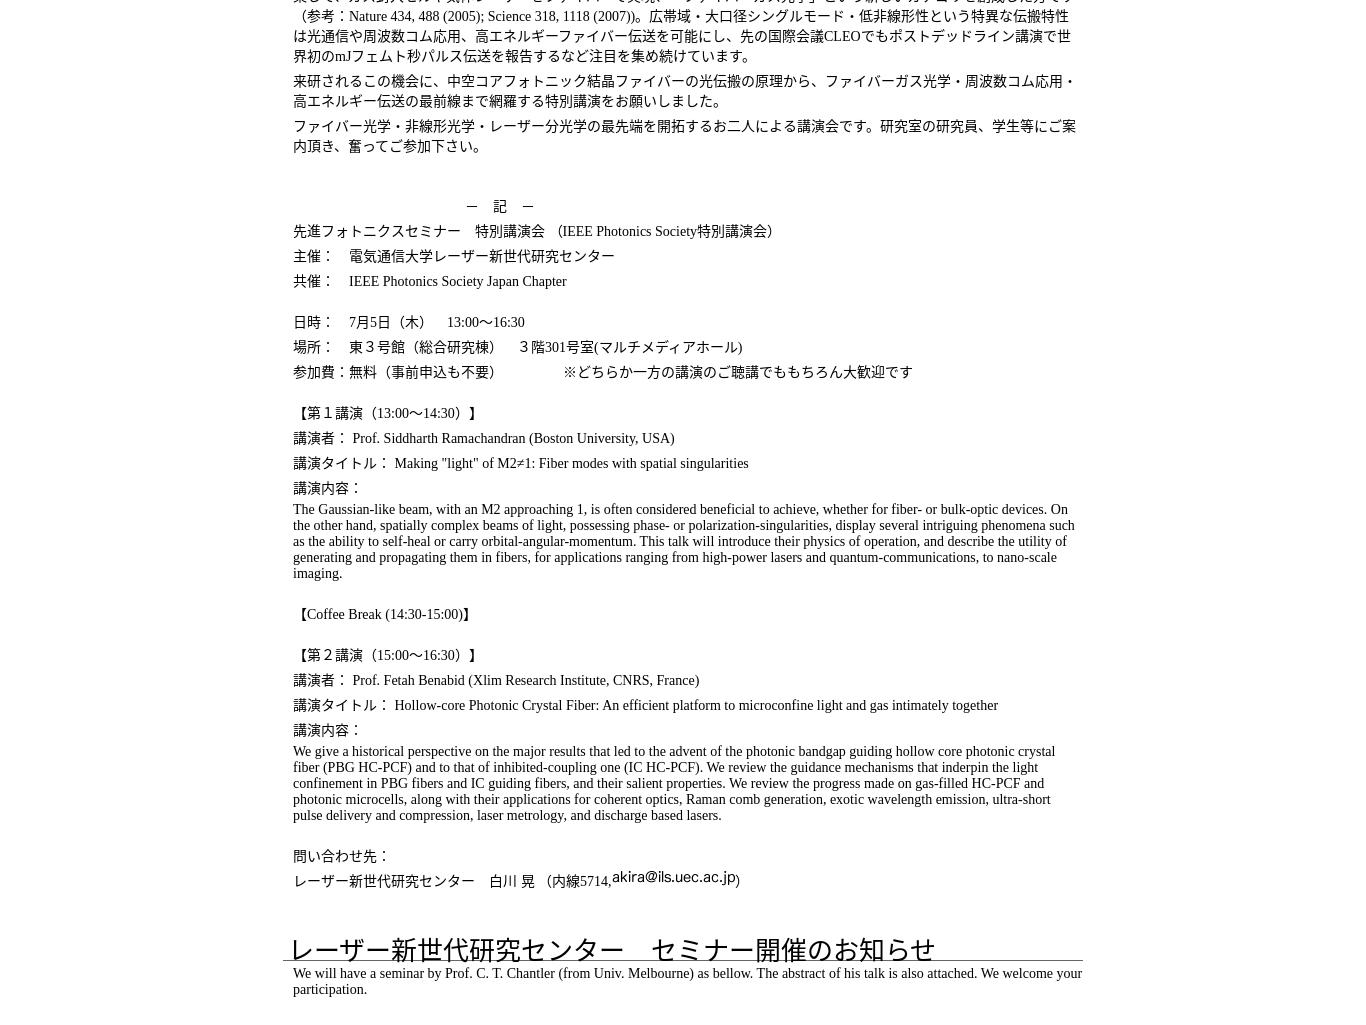 This screenshot has height=1025, width=1366. I want to click on 'The Gaussian-like beam, with an M2 approaching 1, is often considered beneficial to achieve, whether for fiber- or bulk-optic devices. On the other hand, spatially complex beams of light, possessing phase- or polarization-singularities, display several intriguing phenomena such as the ability to self-heal or carry orbital-angular-momentum. This talk will introduce their physics of operation, and describe the utility of generating and propagating them in fibers, for applications ranging from high-power lasers and quantum-communications, to nano-scale imaging.', so click(683, 540).